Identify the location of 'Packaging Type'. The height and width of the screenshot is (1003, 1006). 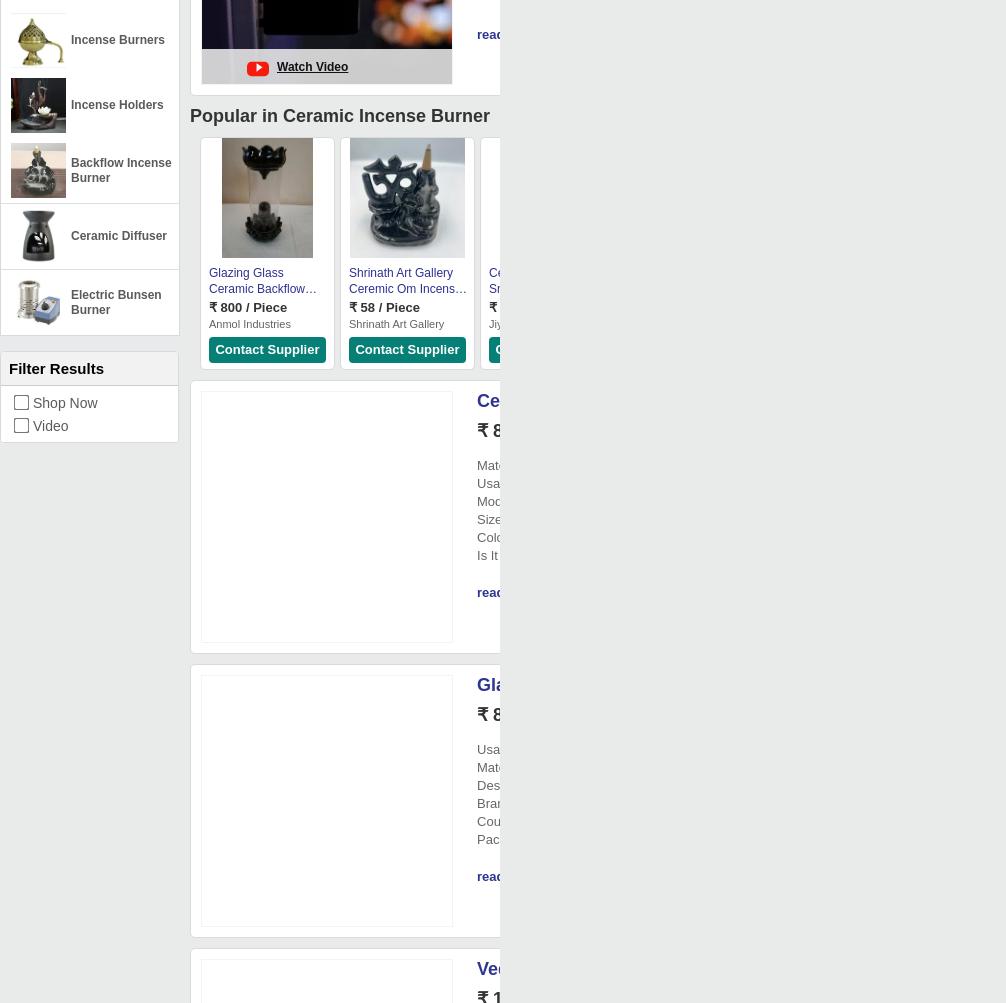
(523, 839).